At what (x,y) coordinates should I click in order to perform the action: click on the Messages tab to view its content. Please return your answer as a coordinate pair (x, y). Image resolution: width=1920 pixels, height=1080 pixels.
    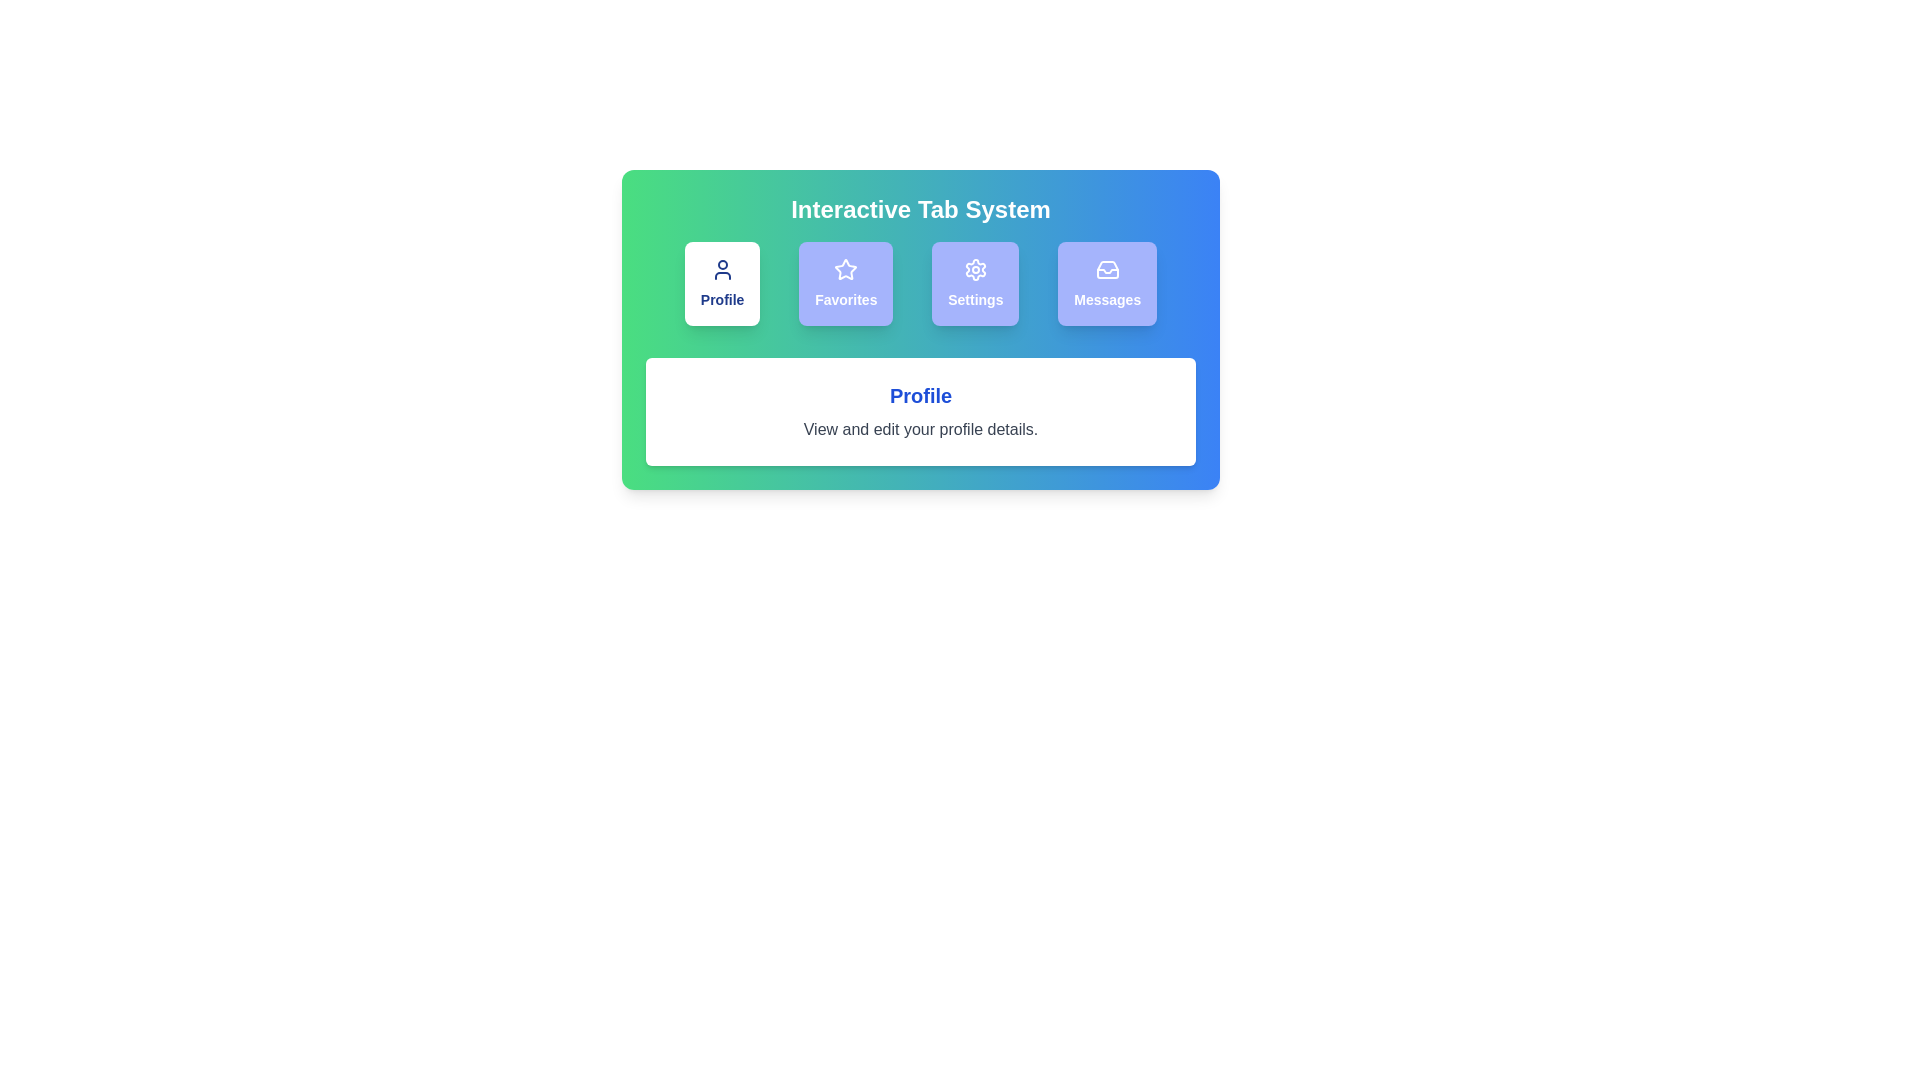
    Looking at the image, I should click on (1106, 284).